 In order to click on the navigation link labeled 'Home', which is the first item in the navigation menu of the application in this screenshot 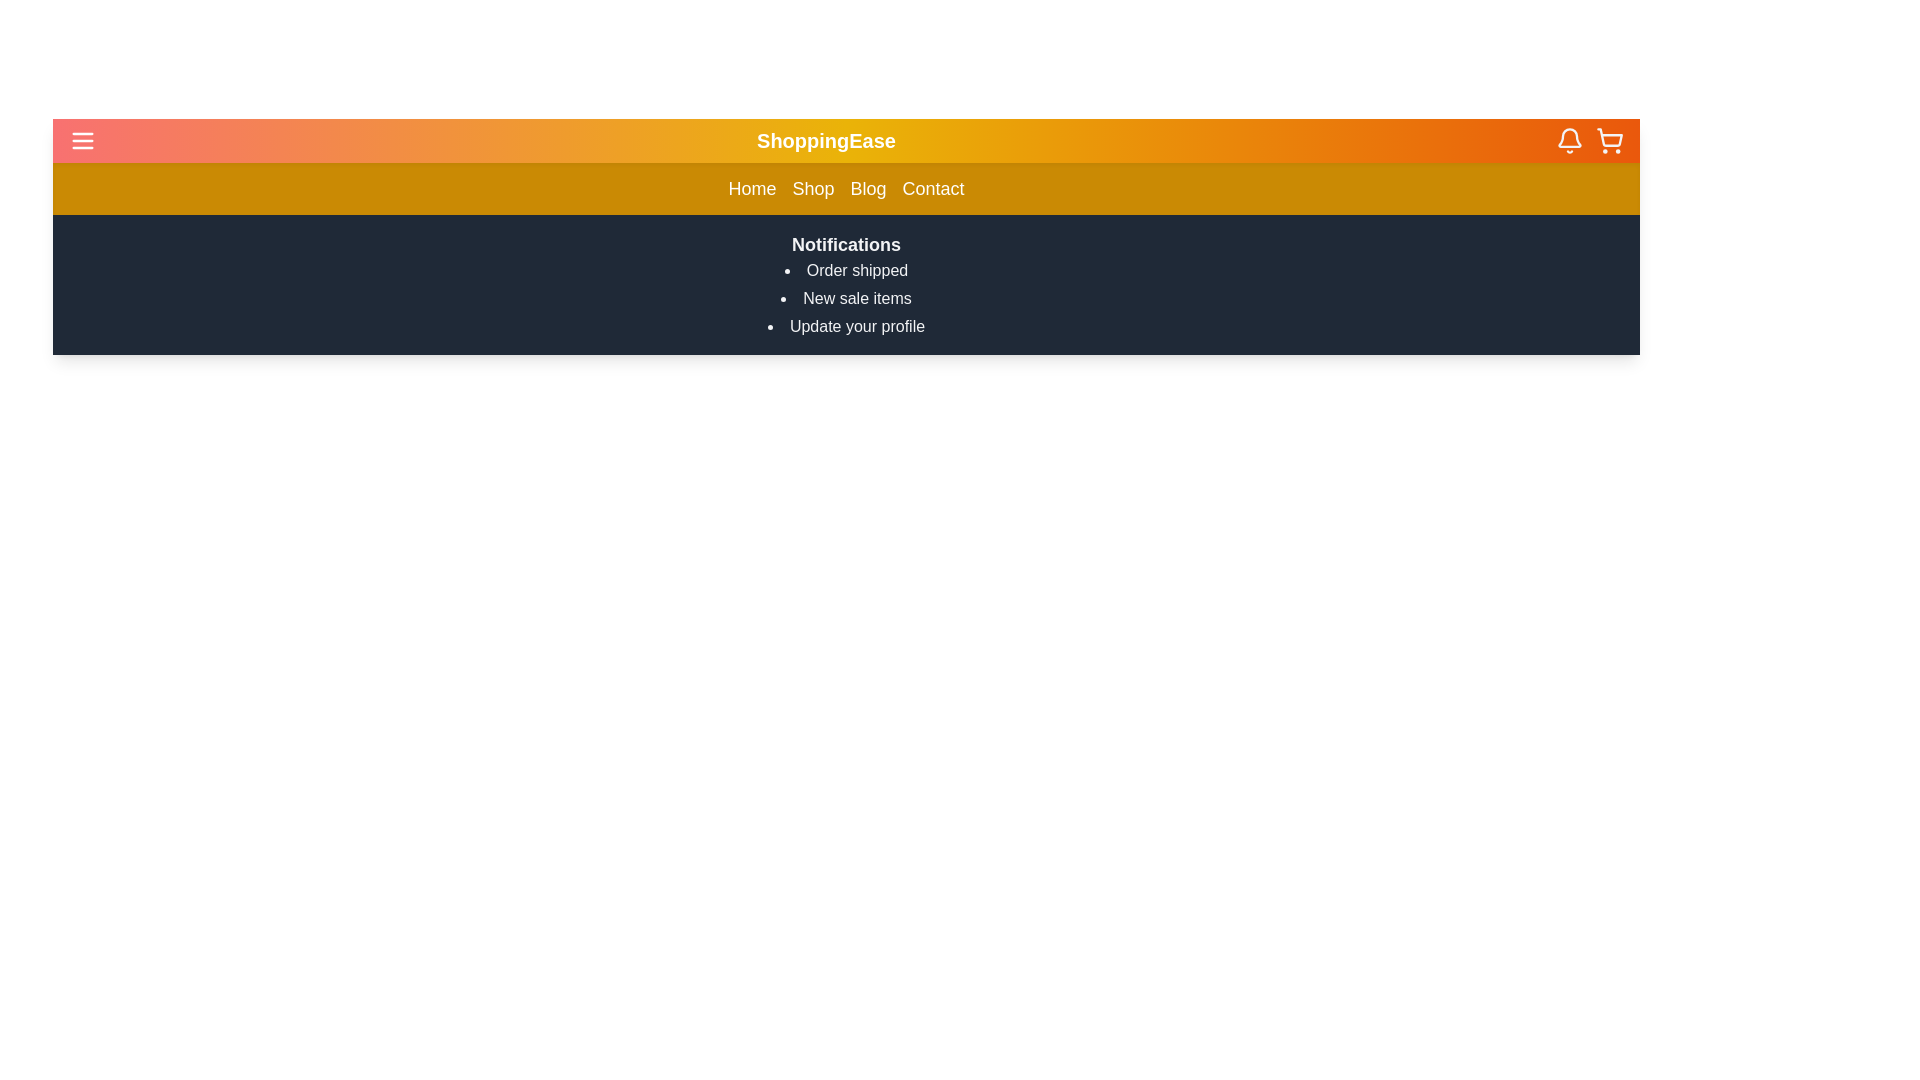, I will do `click(751, 189)`.